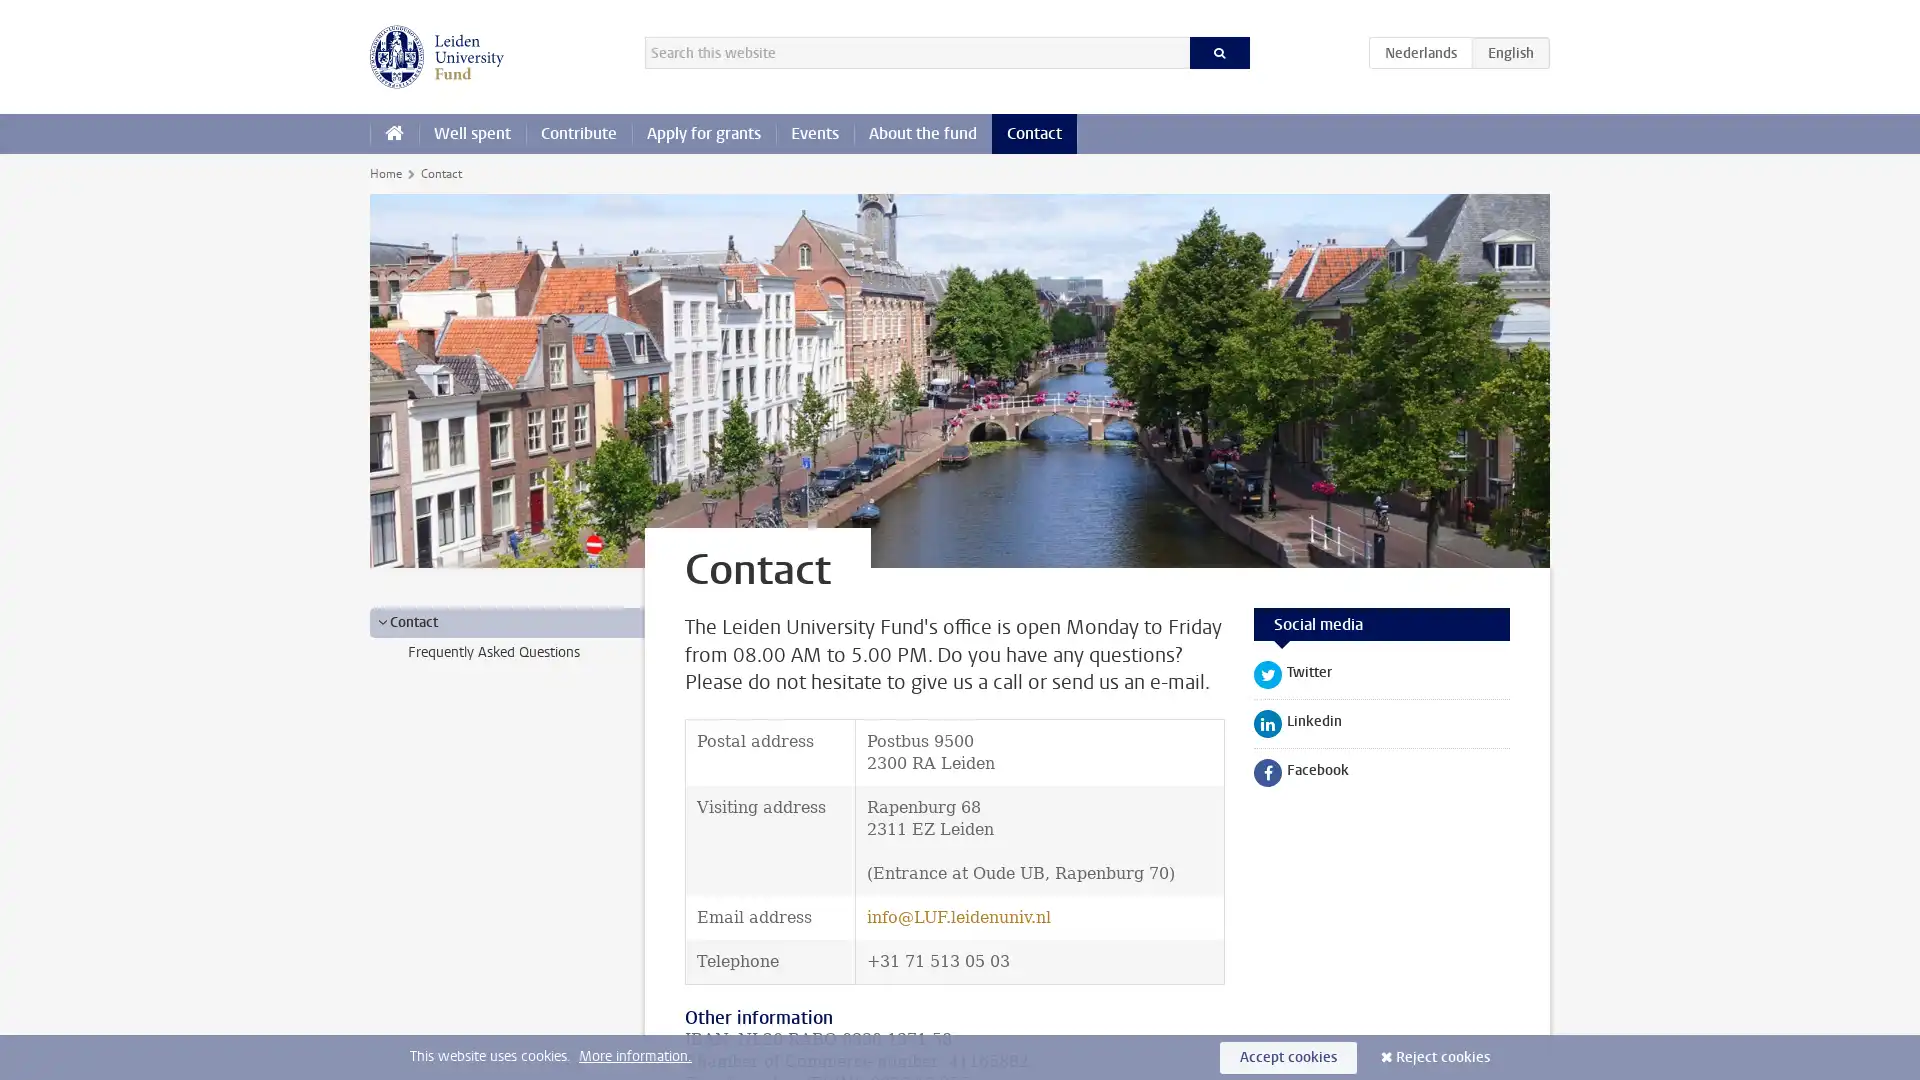  Describe the element at coordinates (1288, 1056) in the screenshot. I see `Accept cookies` at that location.